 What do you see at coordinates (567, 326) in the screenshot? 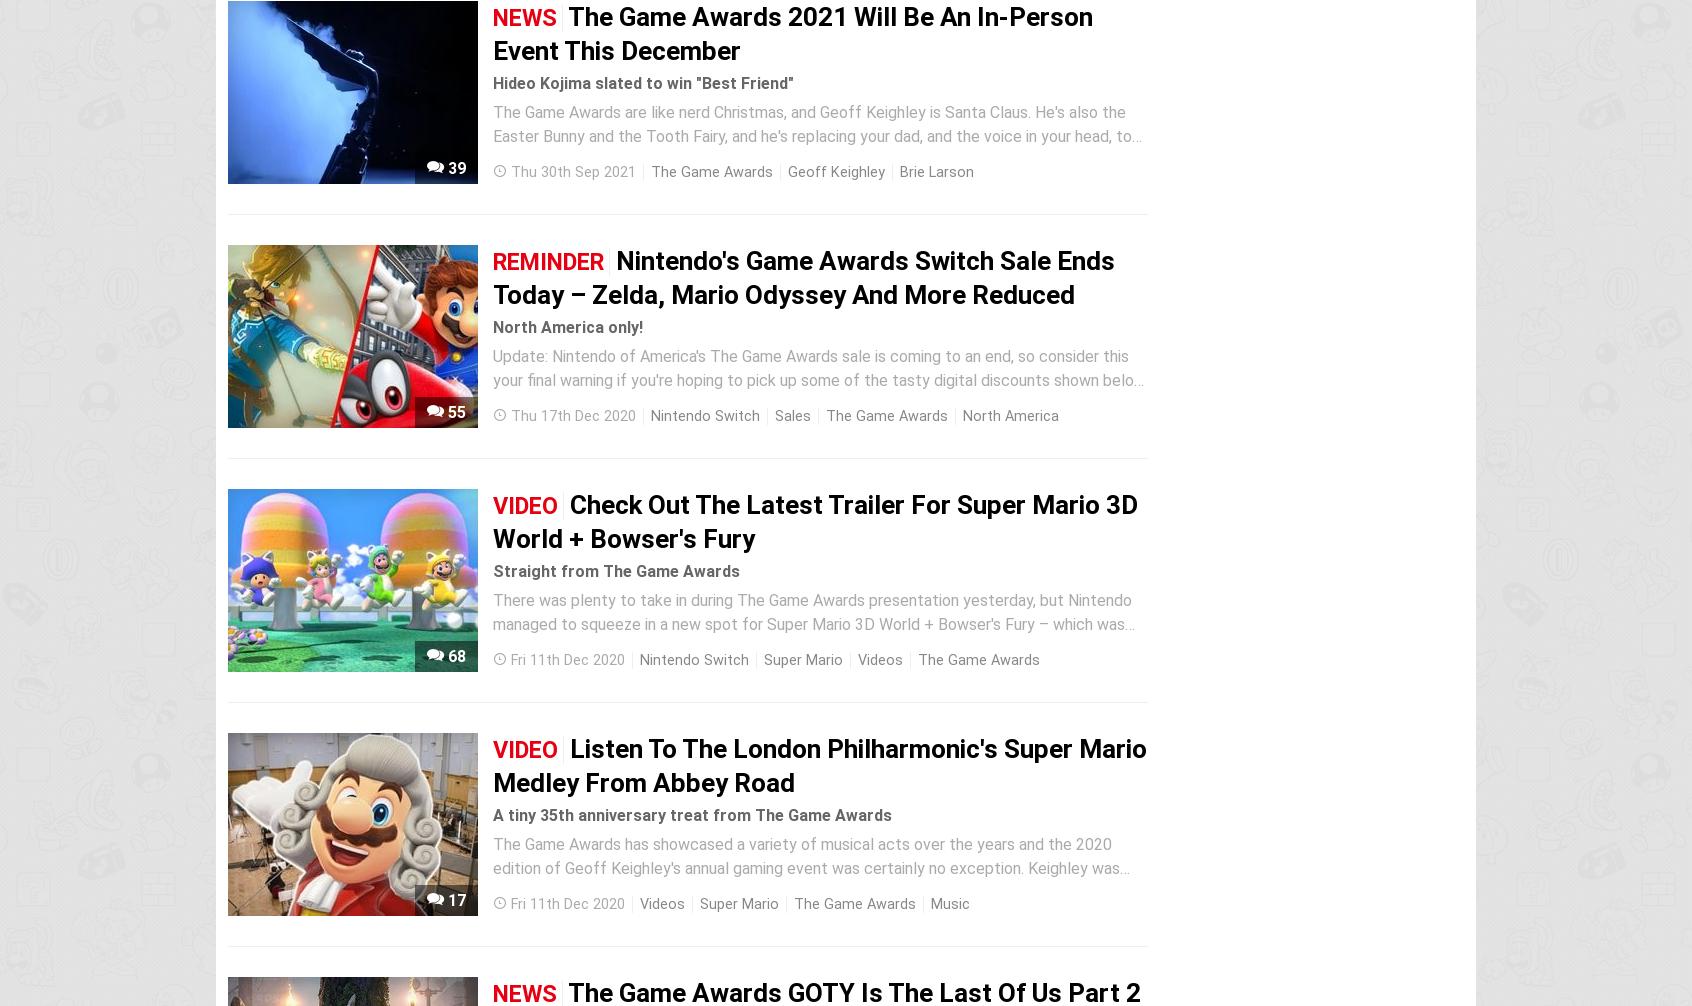
I see `'North America only!'` at bounding box center [567, 326].